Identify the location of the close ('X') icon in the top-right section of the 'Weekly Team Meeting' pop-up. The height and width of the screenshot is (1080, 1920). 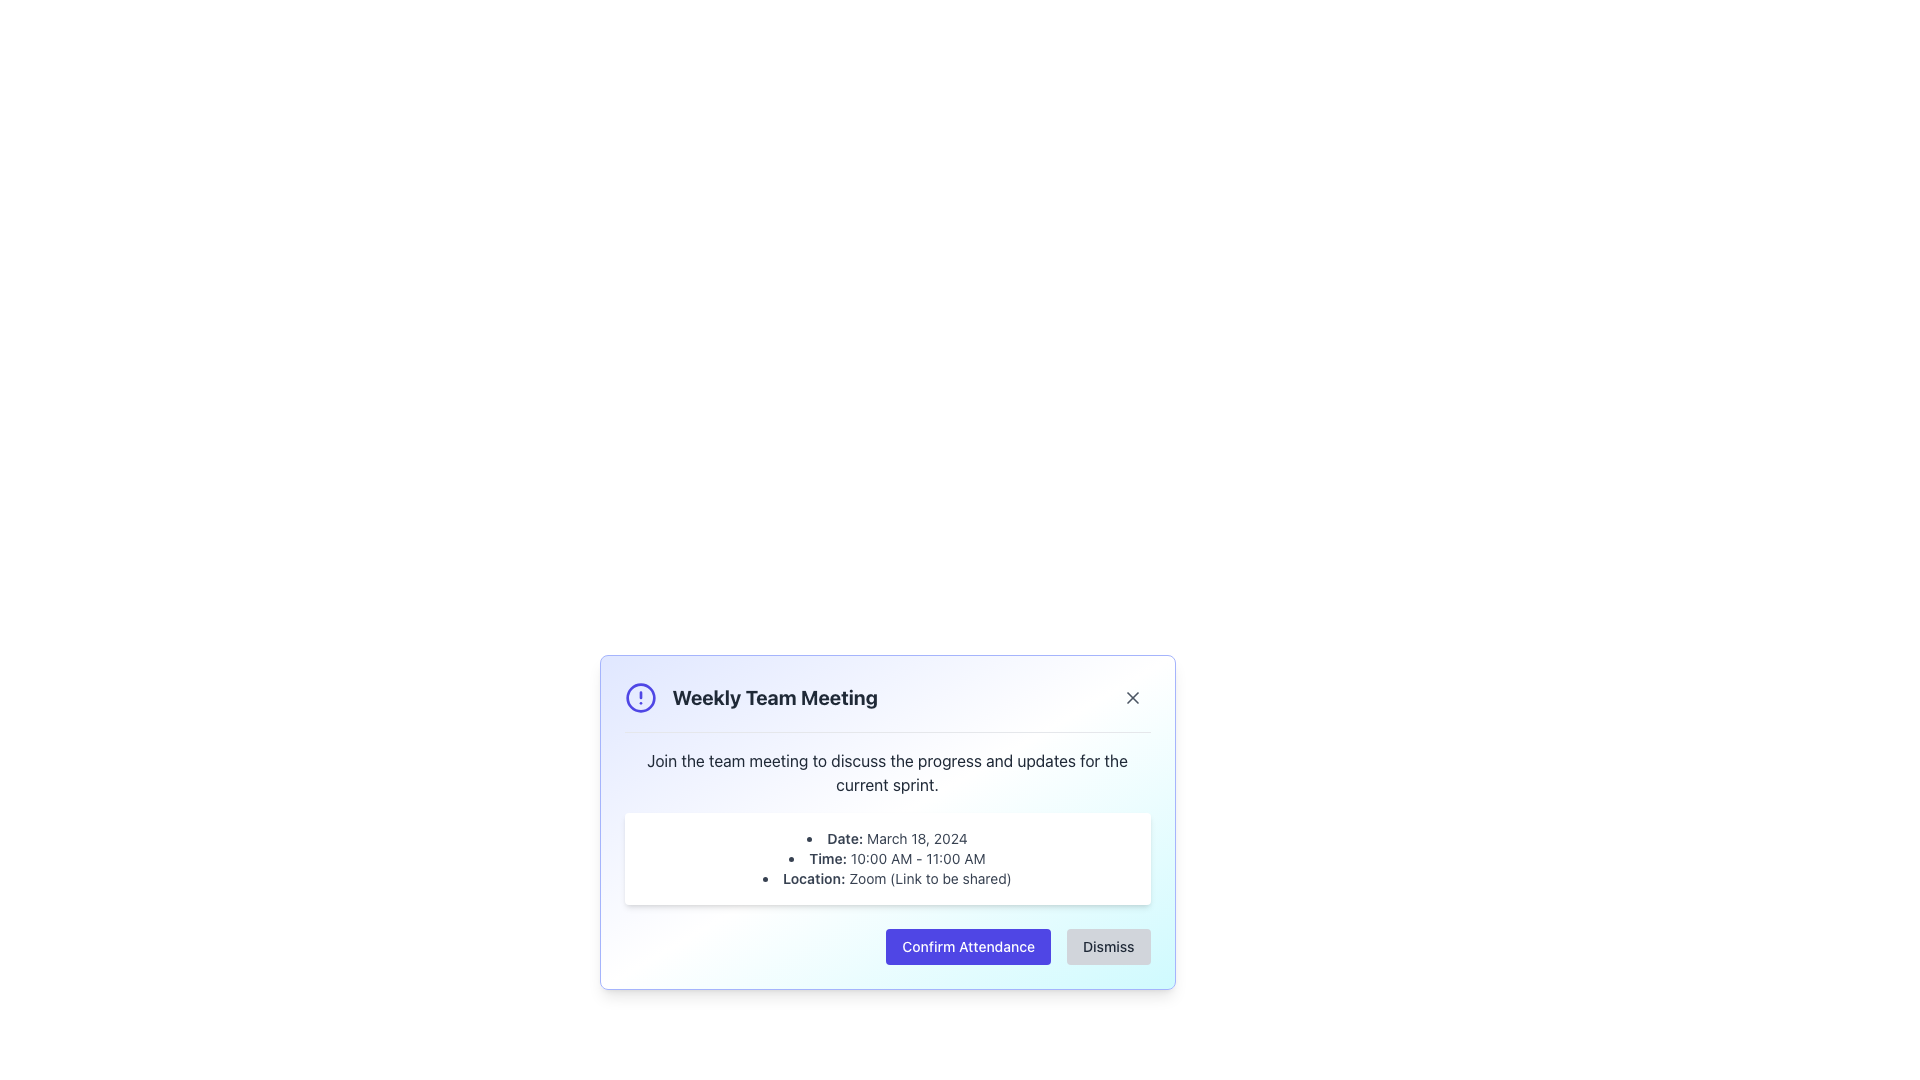
(1132, 697).